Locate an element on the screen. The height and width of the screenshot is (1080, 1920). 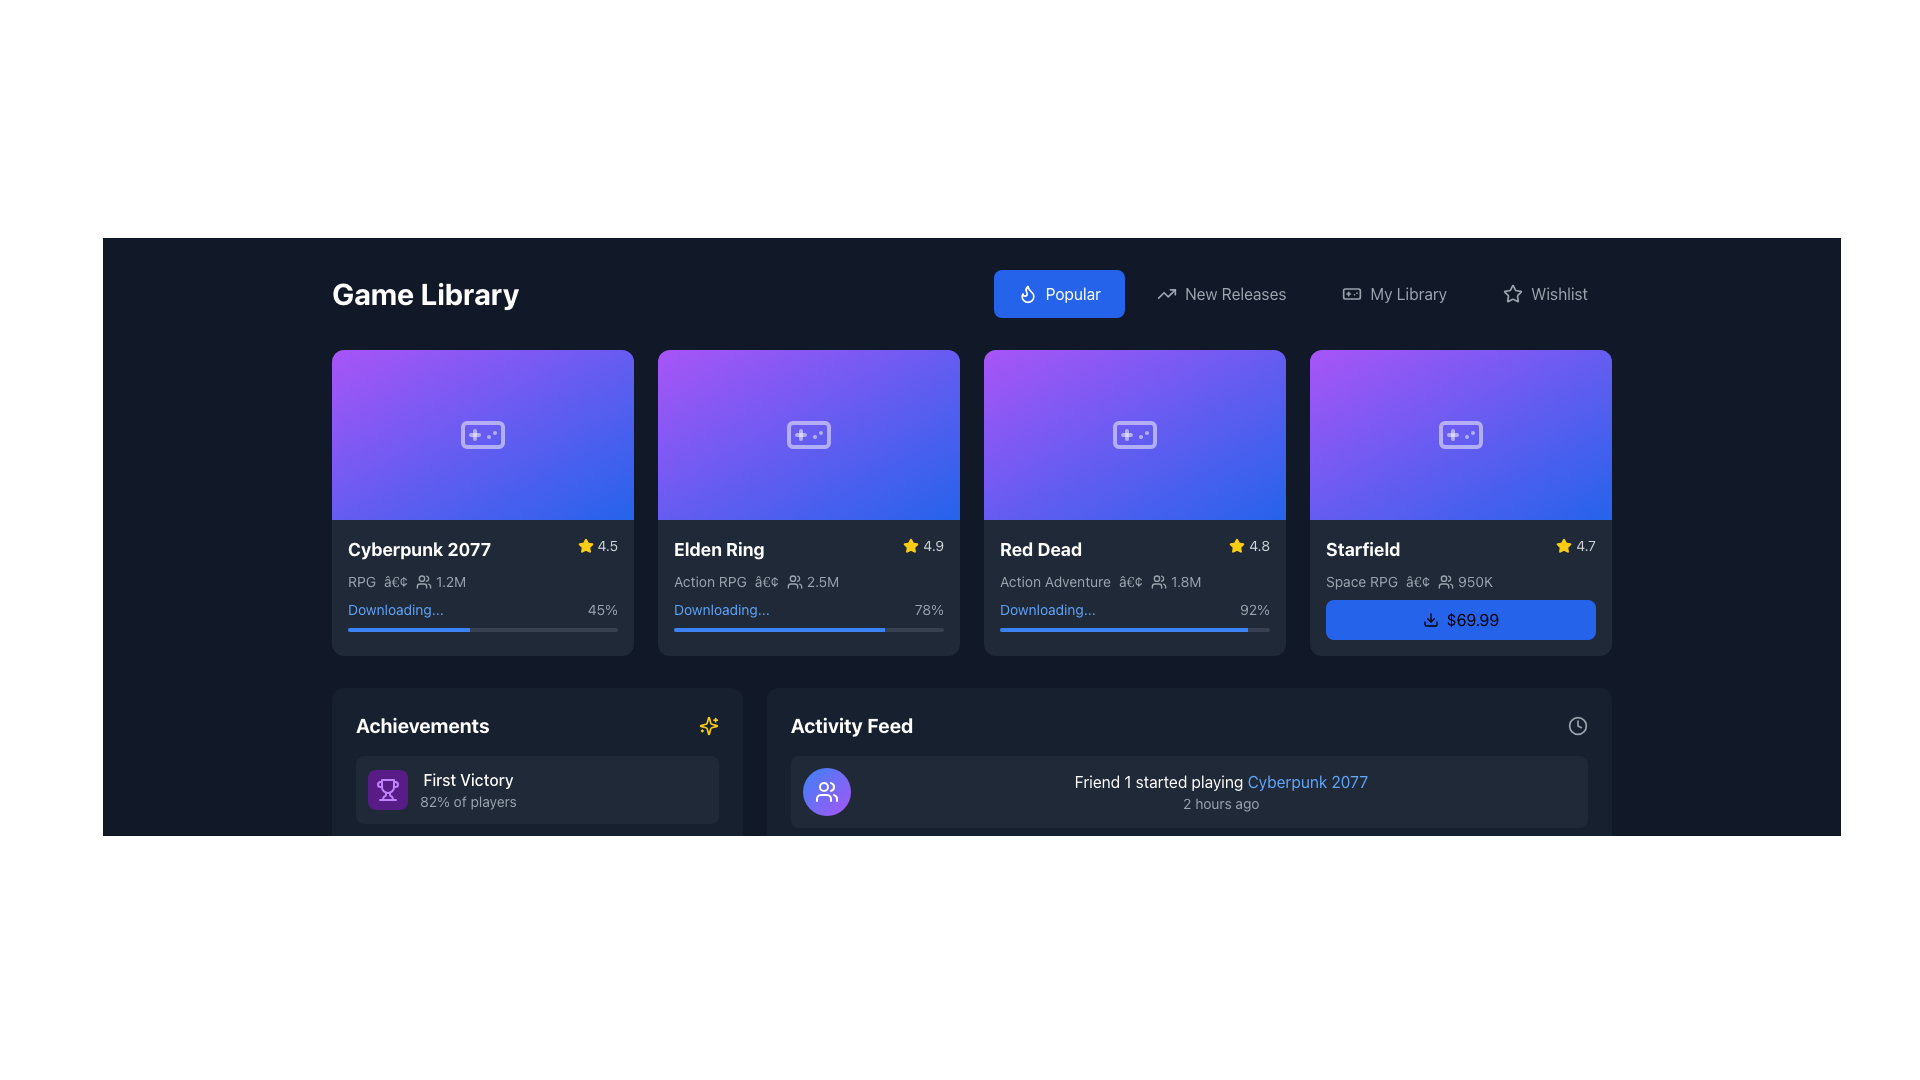
the download progress is located at coordinates (1136, 628).